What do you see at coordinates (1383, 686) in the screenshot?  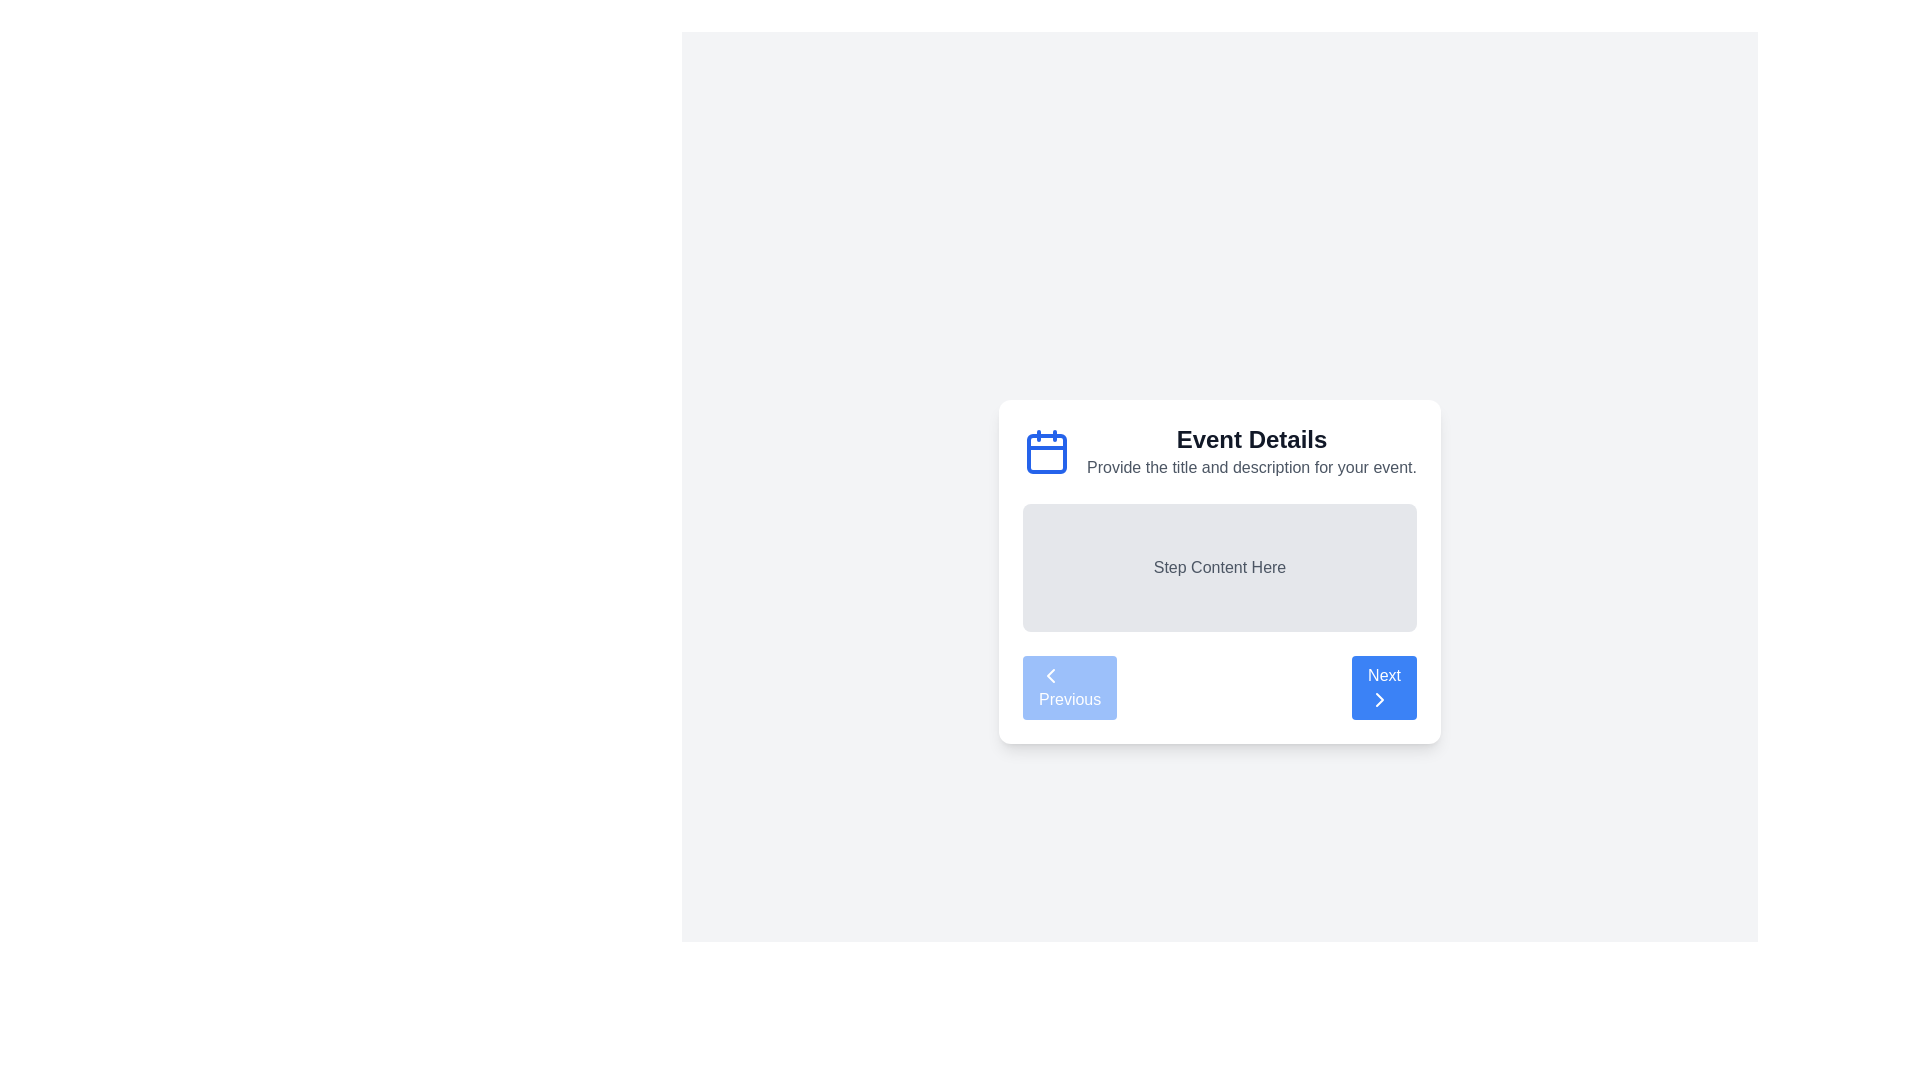 I see `the 'Next' button, which is a rectangular button with a blue background and white text` at bounding box center [1383, 686].